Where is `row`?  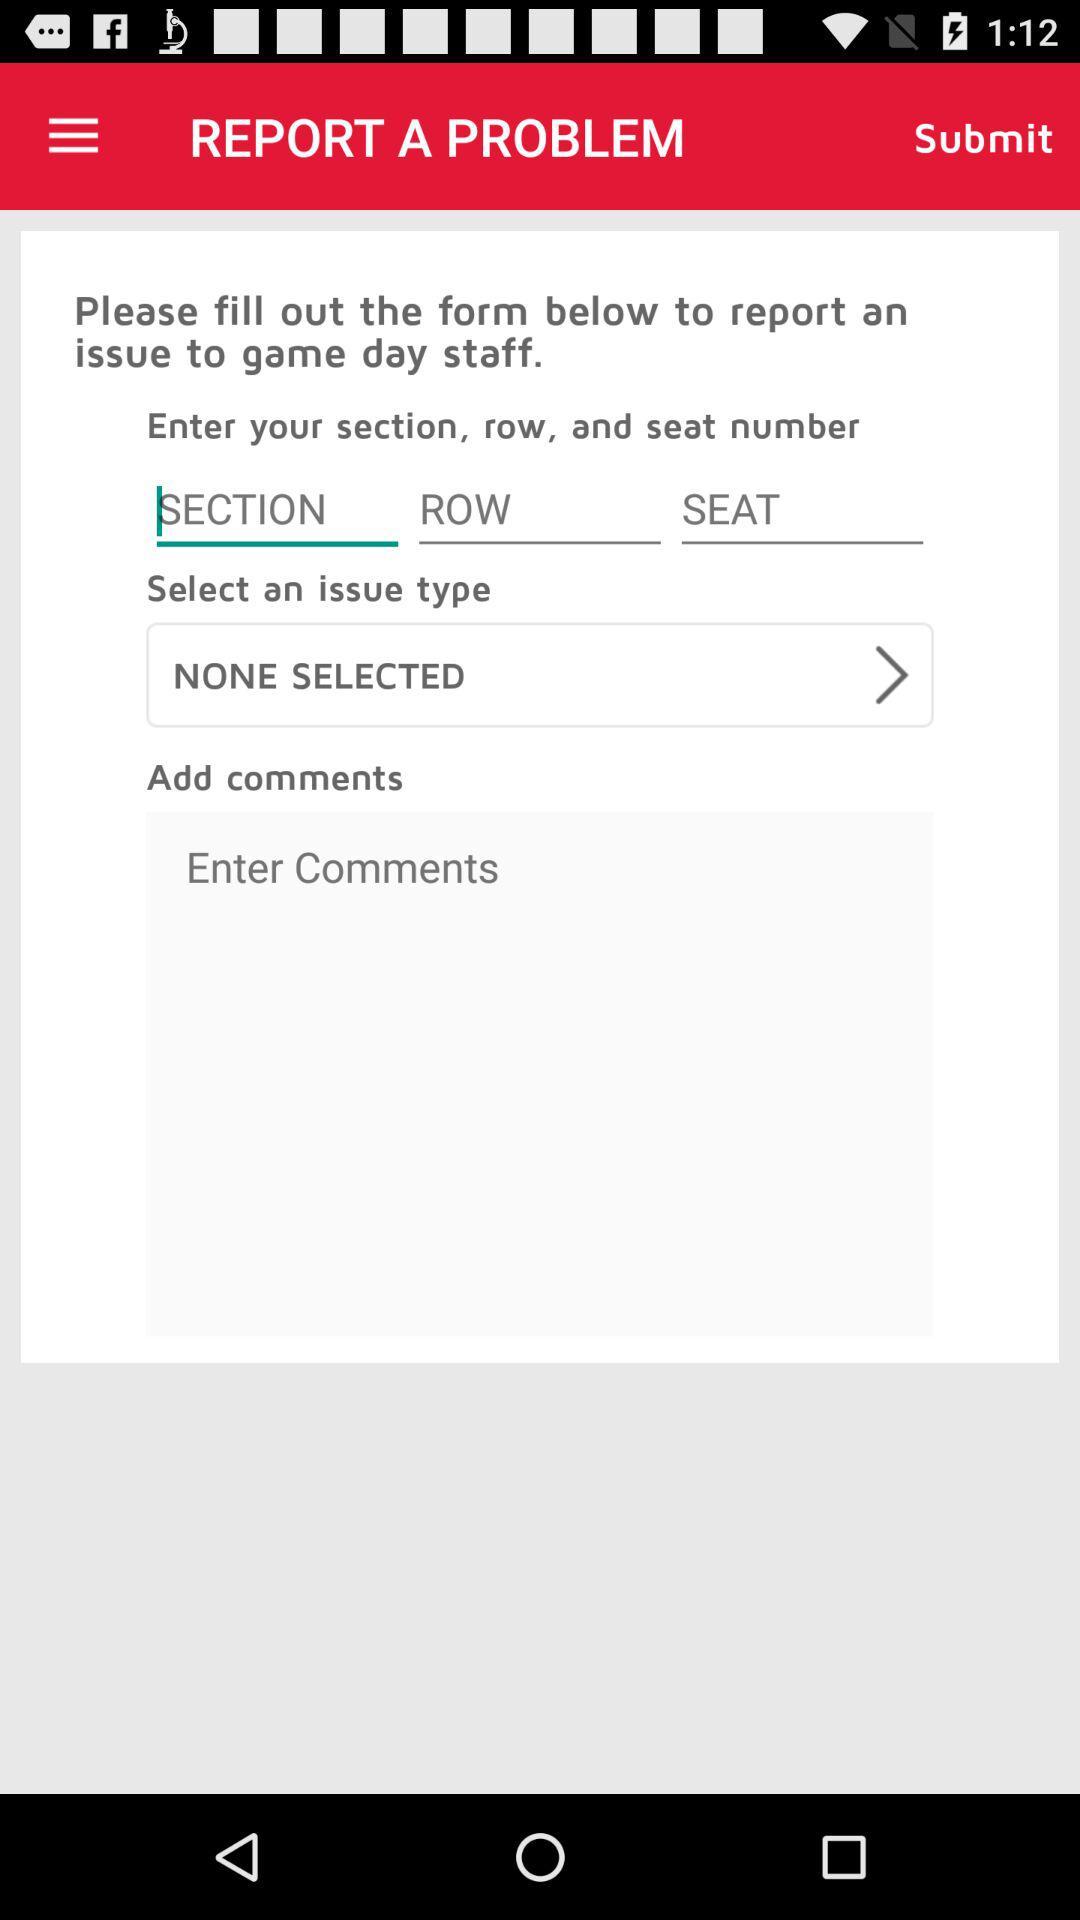
row is located at coordinates (540, 512).